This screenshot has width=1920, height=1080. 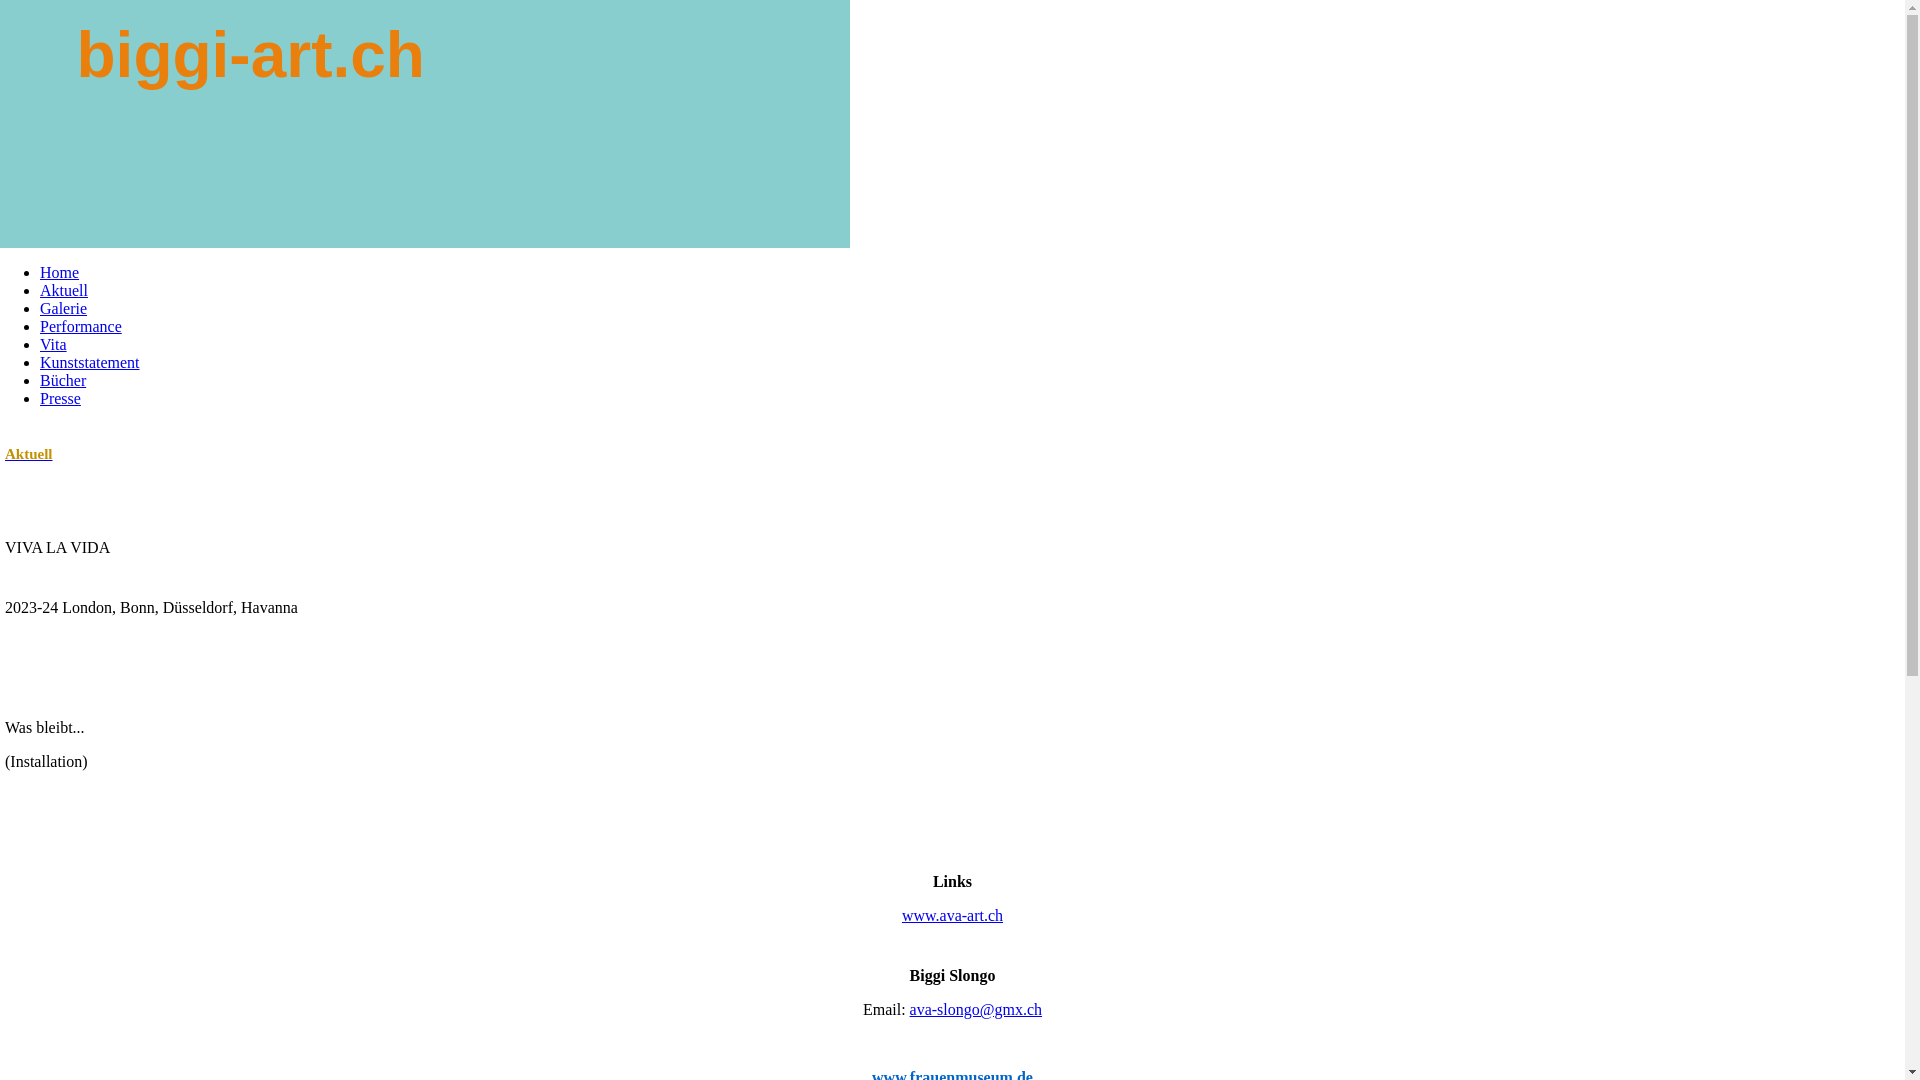 I want to click on 'www.ava-art.ch', so click(x=951, y=915).